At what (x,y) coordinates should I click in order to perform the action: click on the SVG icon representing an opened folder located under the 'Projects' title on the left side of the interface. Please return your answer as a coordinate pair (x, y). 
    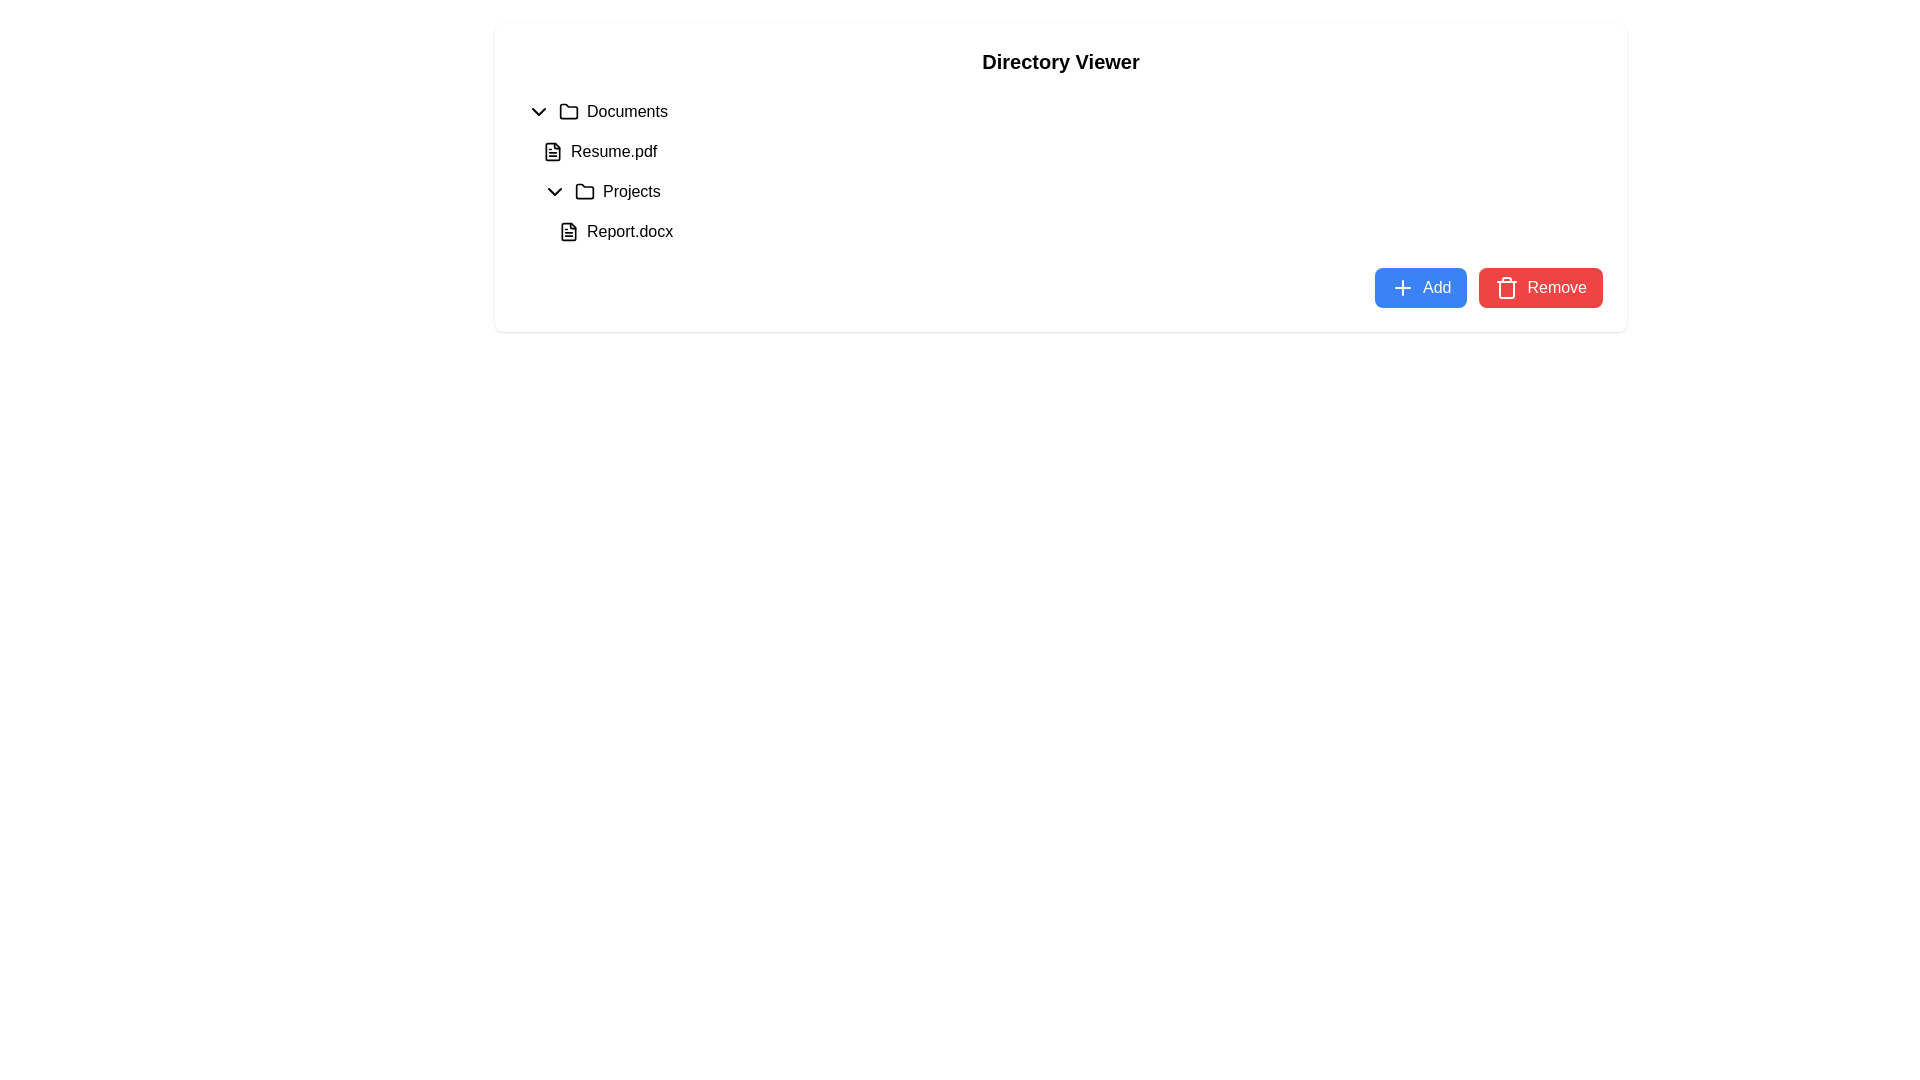
    Looking at the image, I should click on (584, 191).